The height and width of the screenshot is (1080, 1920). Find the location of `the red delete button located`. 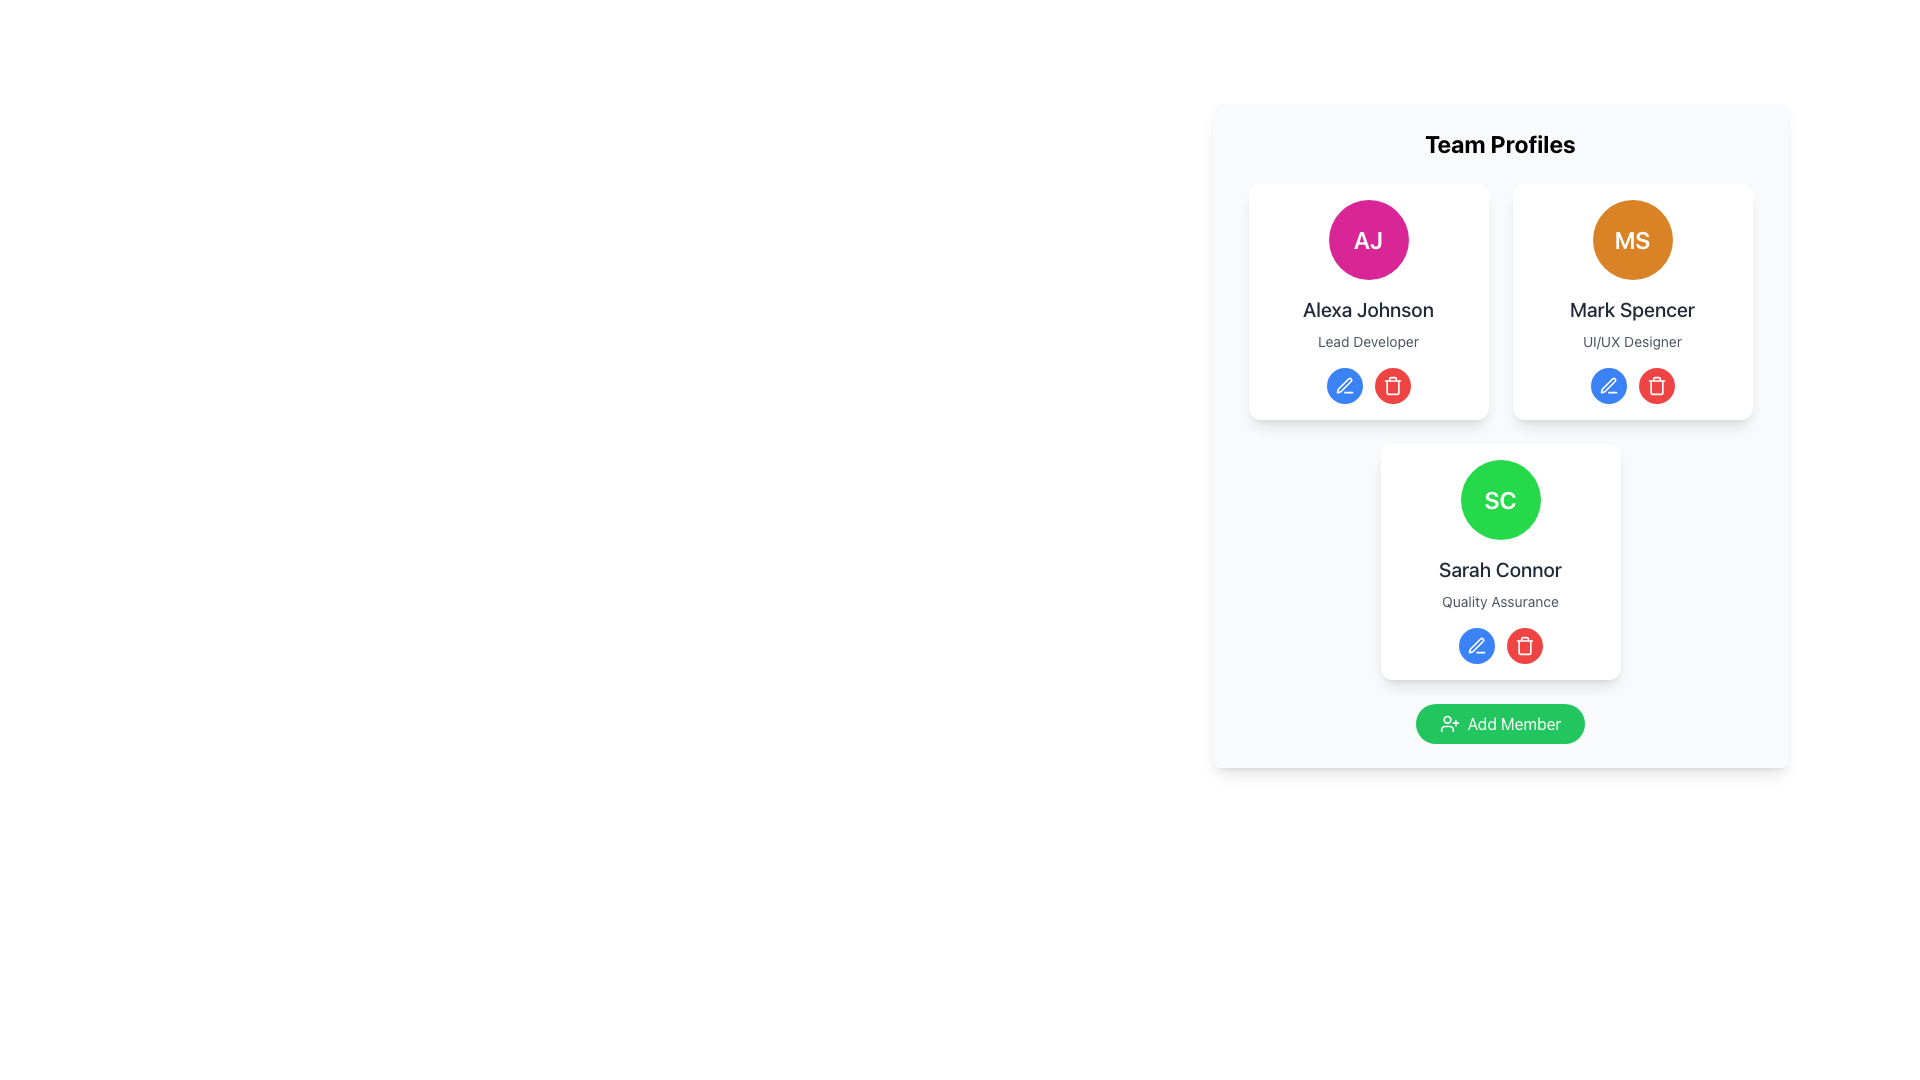

the red delete button located is located at coordinates (1391, 385).